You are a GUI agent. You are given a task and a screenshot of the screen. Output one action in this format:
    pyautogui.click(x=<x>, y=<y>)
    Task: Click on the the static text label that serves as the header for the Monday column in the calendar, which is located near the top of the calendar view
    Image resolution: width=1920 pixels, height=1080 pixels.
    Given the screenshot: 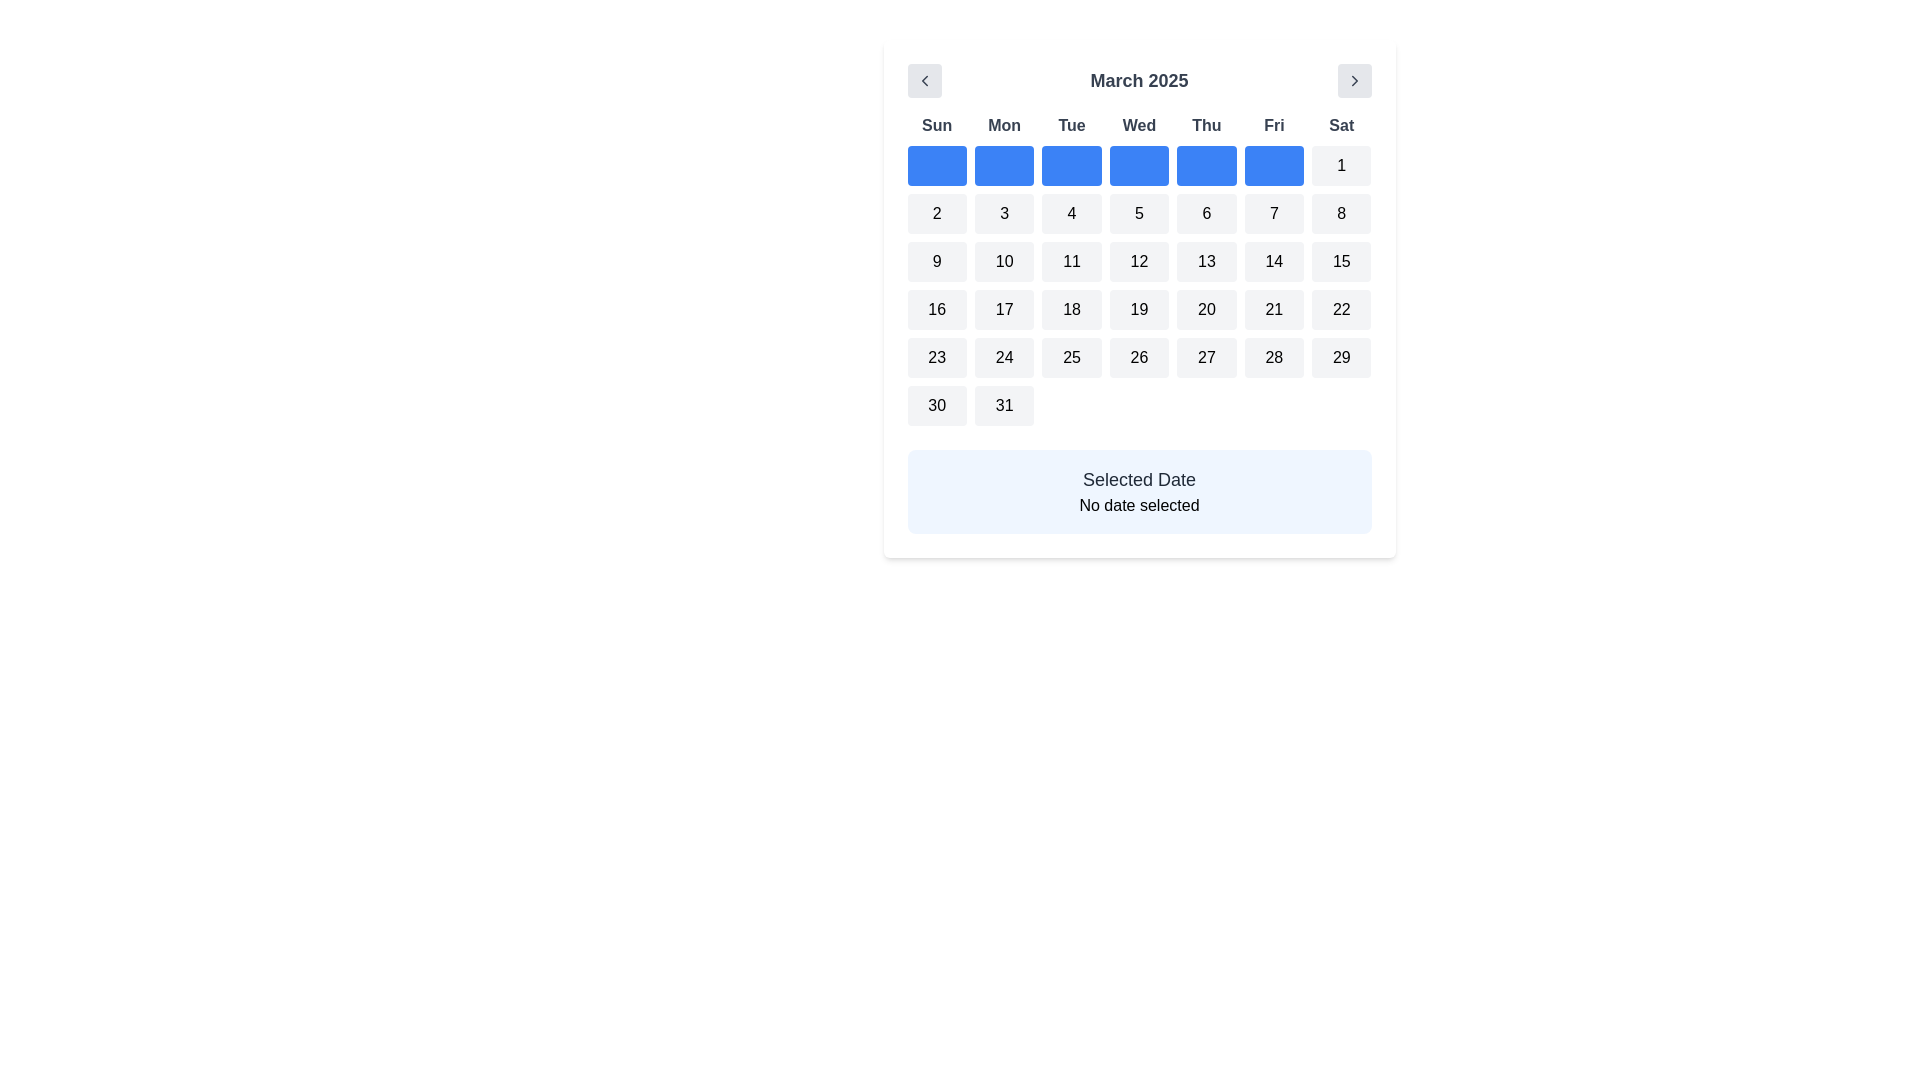 What is the action you would take?
    pyautogui.click(x=1004, y=126)
    